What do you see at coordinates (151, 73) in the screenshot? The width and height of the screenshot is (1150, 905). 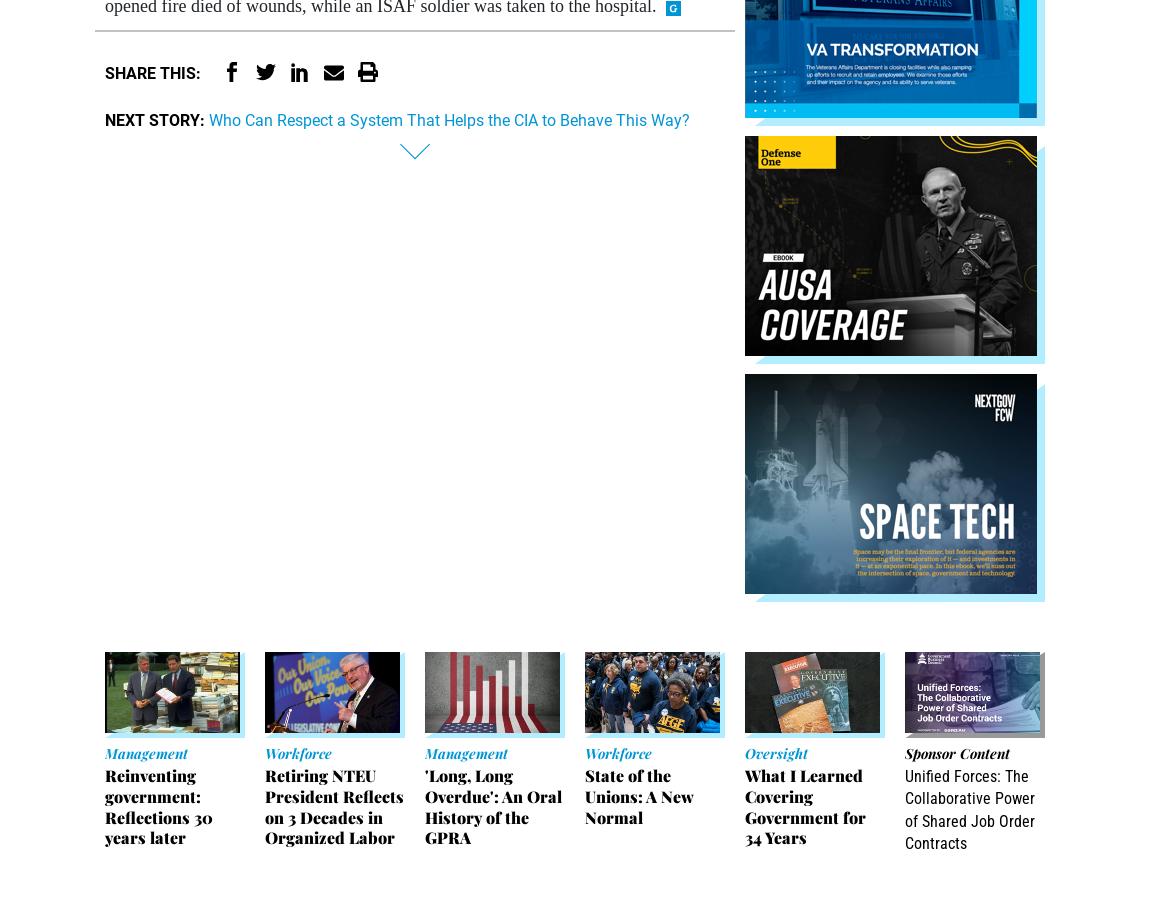 I see `'Share This:'` at bounding box center [151, 73].